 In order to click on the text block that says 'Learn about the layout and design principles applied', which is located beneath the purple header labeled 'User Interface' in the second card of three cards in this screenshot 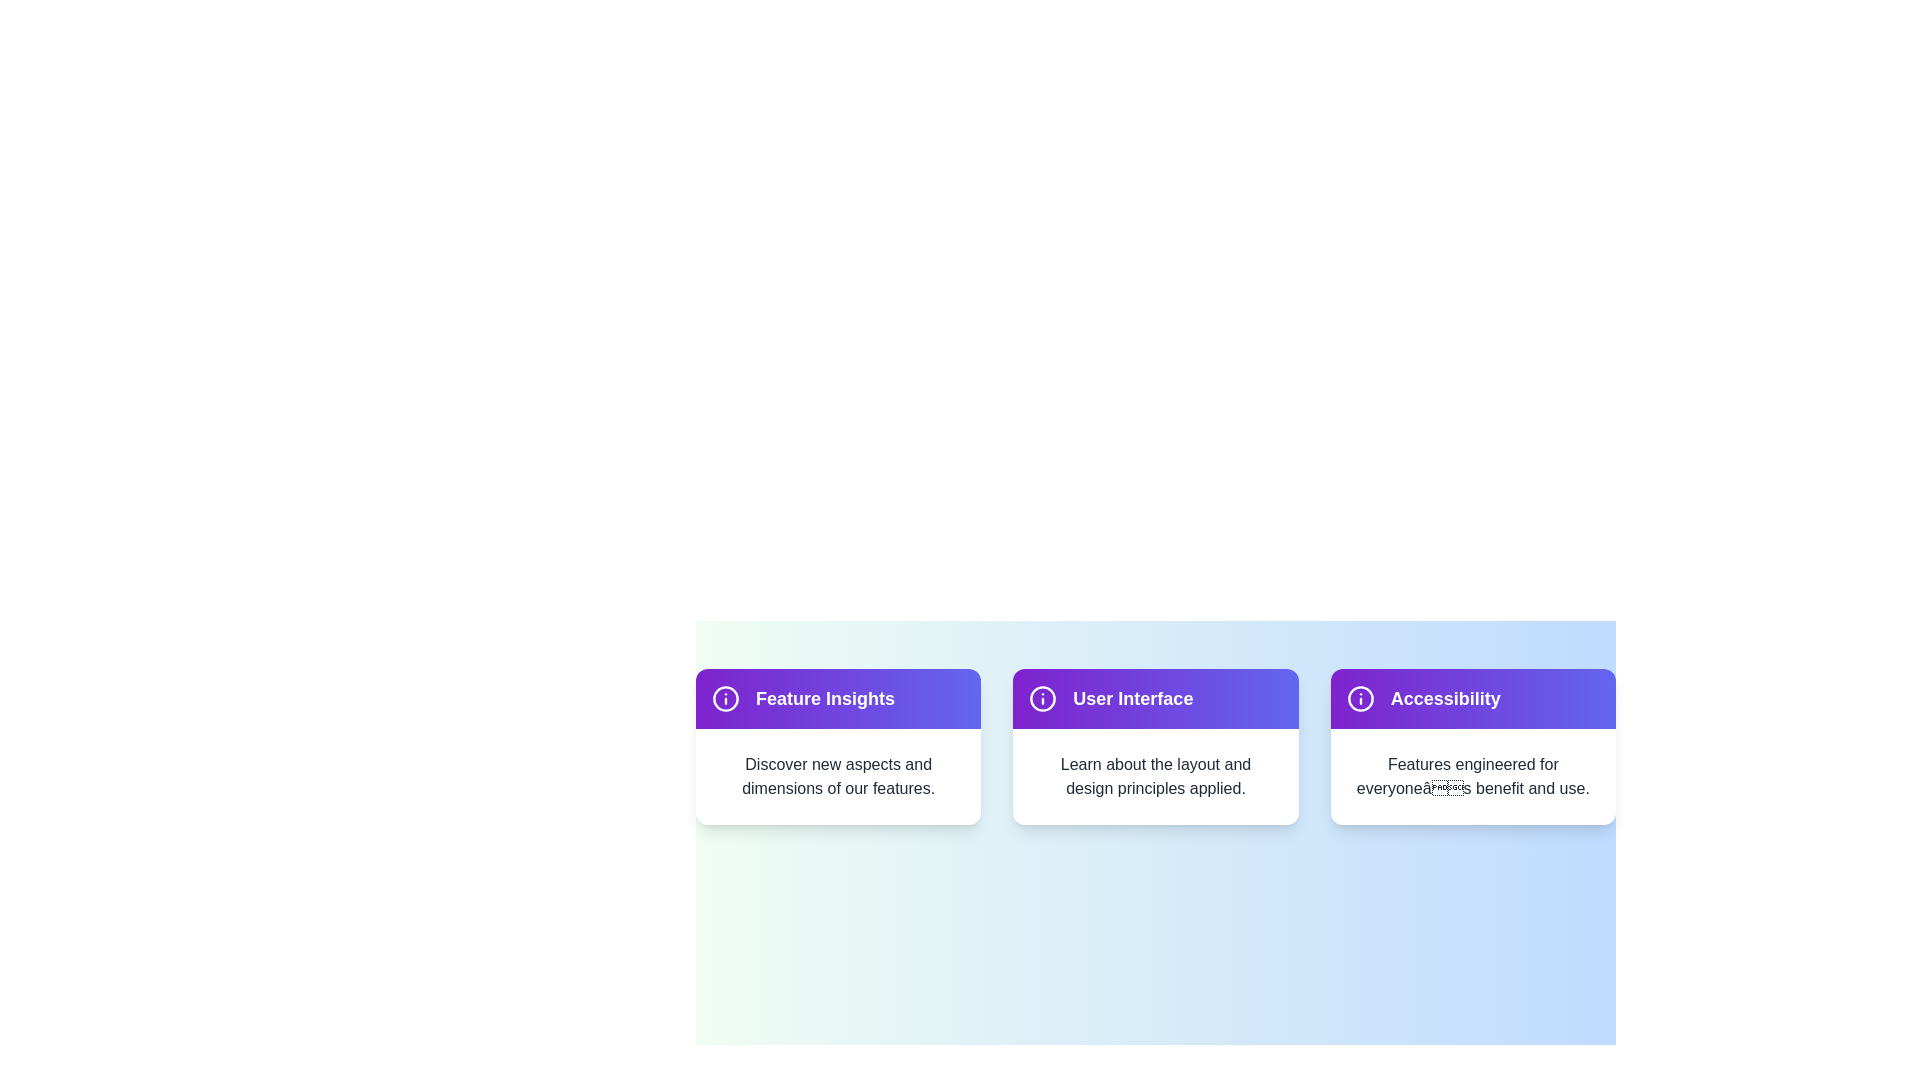, I will do `click(1156, 775)`.